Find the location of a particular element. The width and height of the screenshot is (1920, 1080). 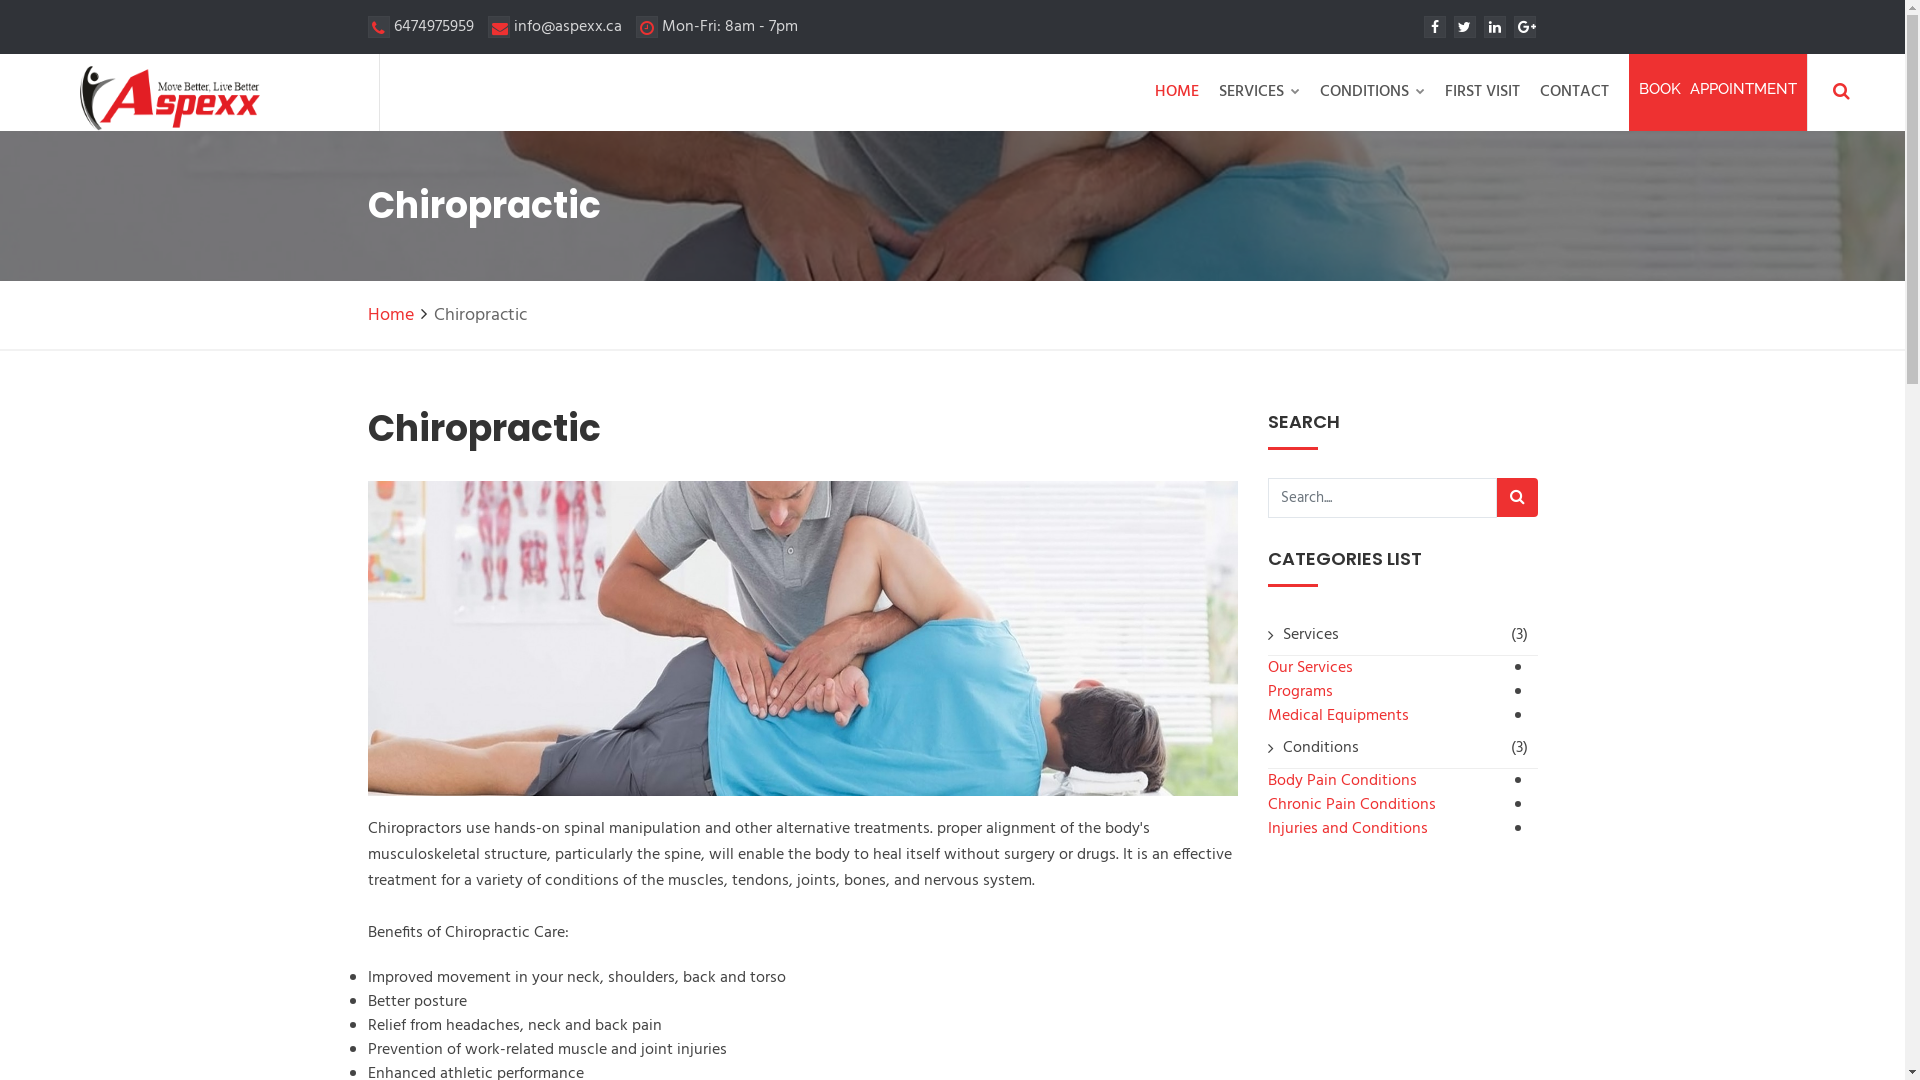

'CONTACT' is located at coordinates (1573, 92).